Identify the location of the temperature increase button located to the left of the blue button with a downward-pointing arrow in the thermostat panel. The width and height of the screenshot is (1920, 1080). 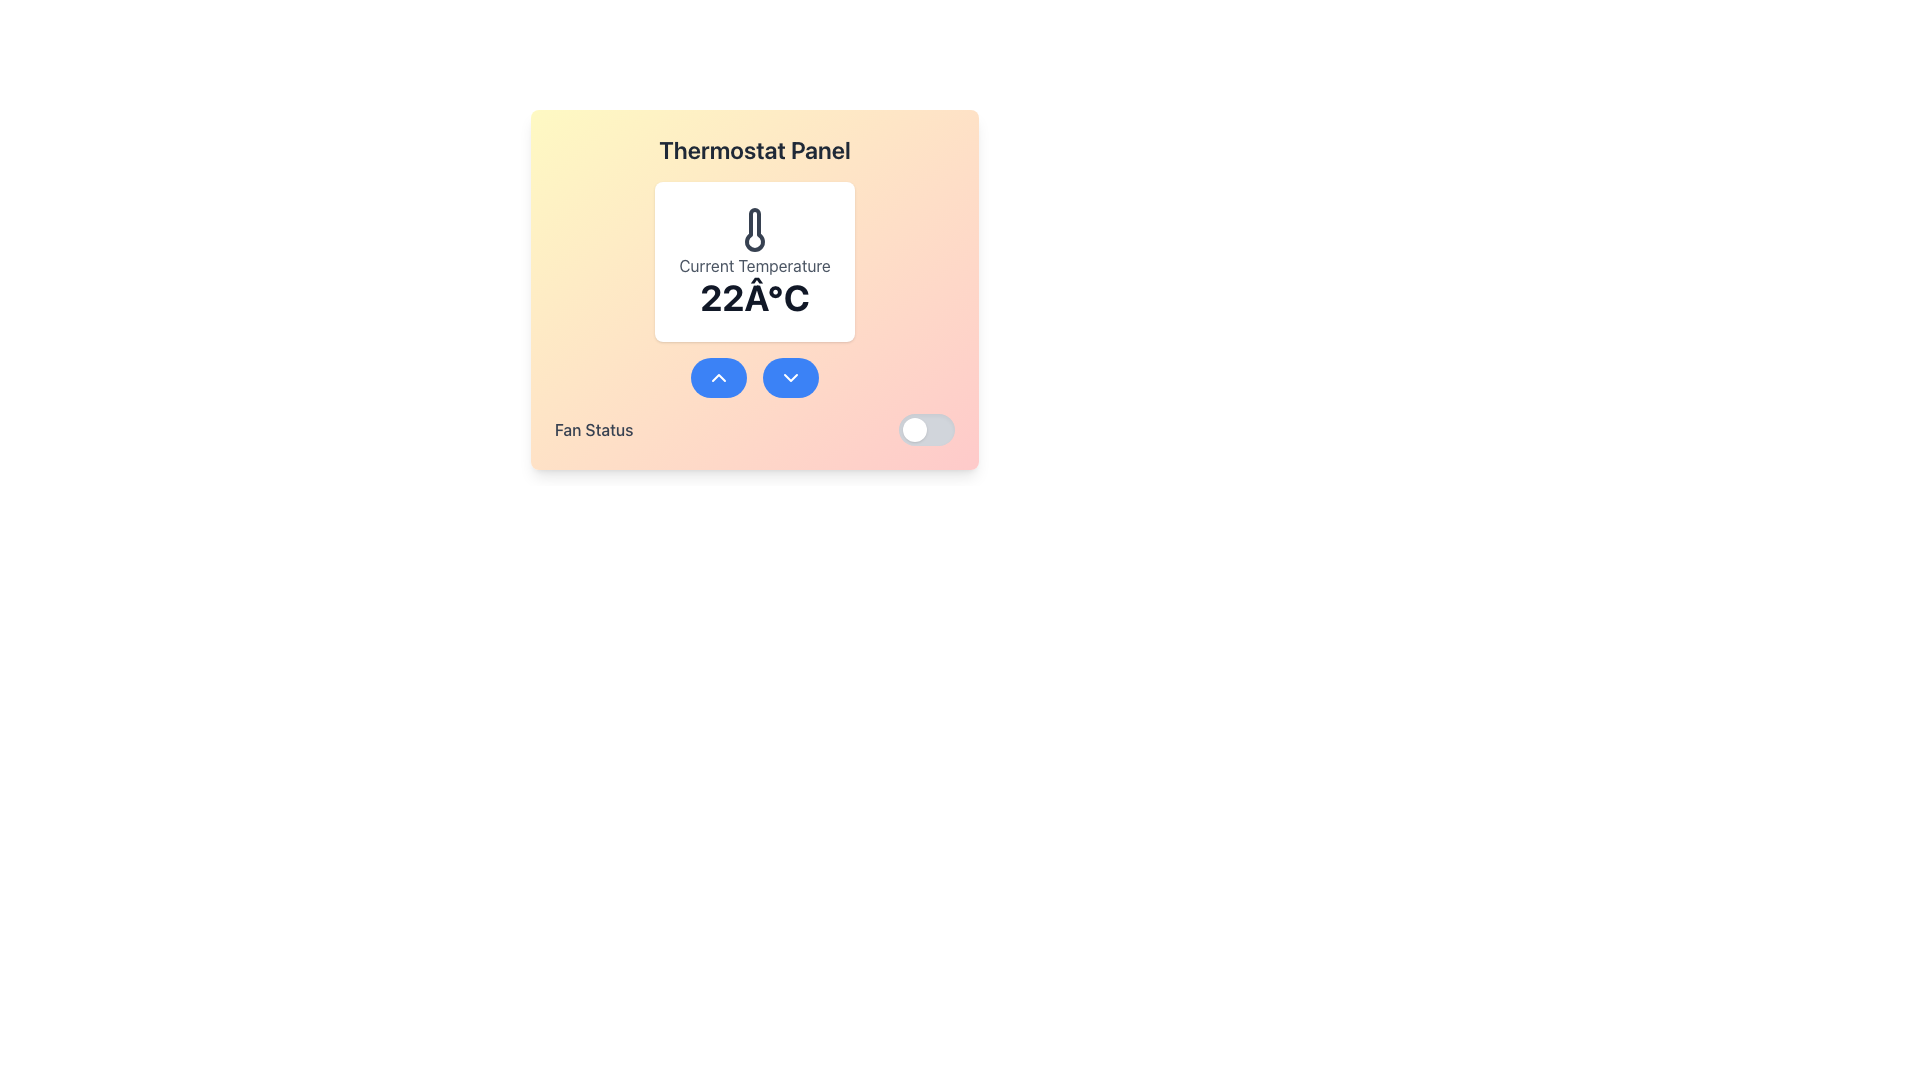
(719, 378).